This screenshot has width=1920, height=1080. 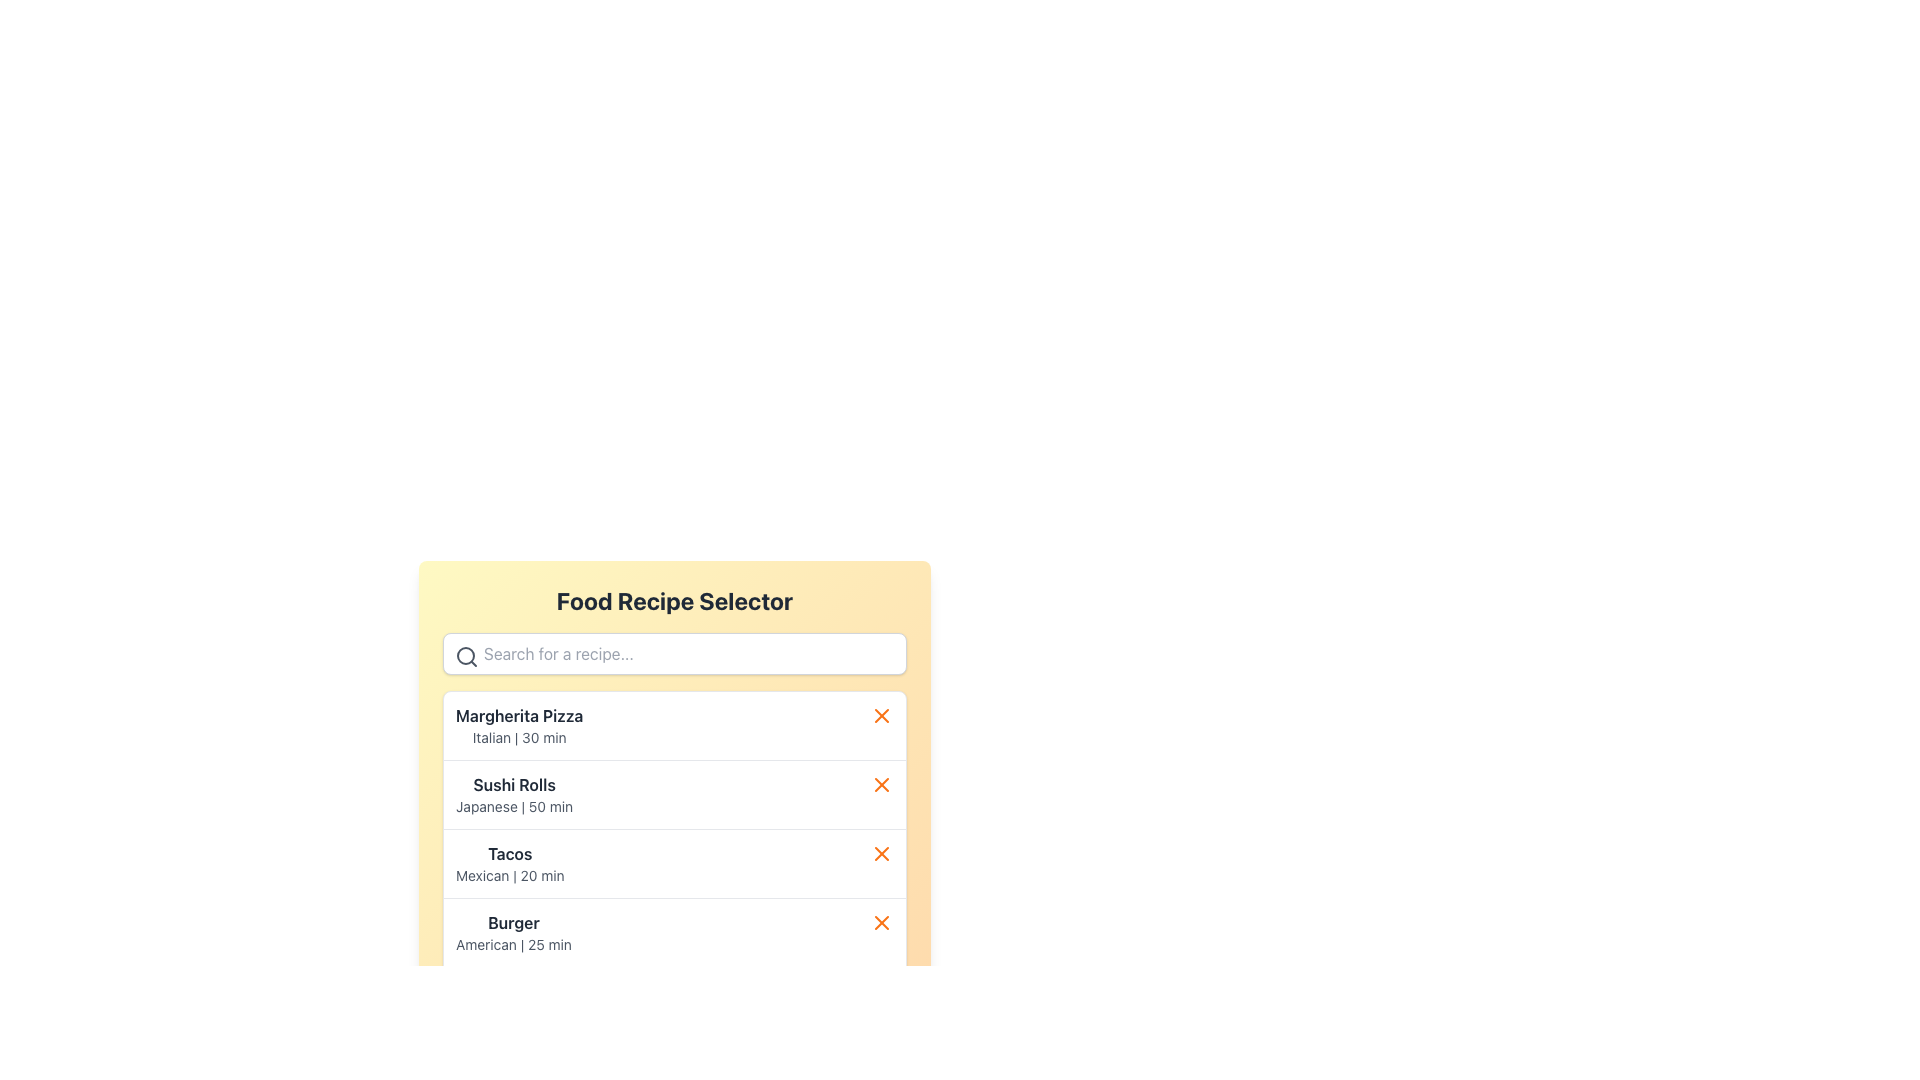 I want to click on supplementary information text label for the recipe 'Margherita Pizza', which specifies its cuisine type and preparation time, so click(x=519, y=737).